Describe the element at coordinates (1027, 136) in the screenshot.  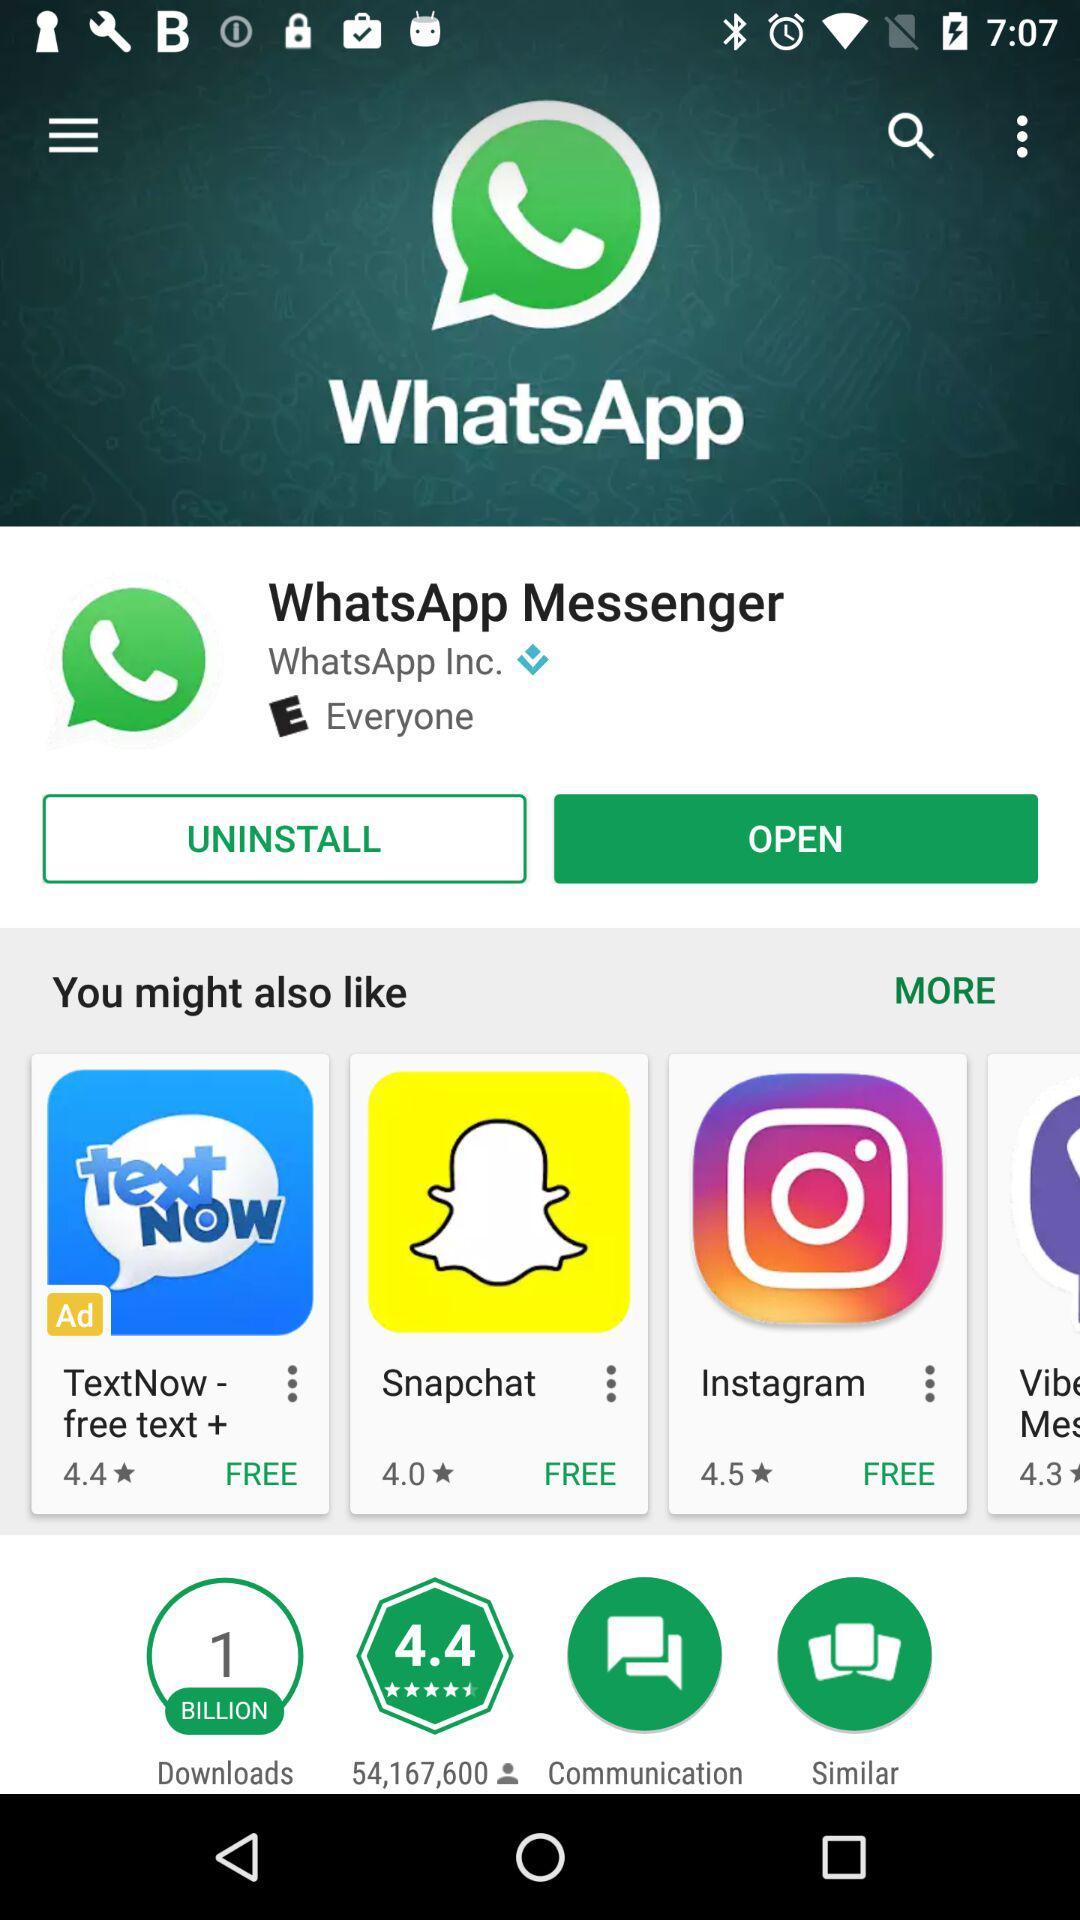
I see `the the customize and control option which is located at top right corner` at that location.